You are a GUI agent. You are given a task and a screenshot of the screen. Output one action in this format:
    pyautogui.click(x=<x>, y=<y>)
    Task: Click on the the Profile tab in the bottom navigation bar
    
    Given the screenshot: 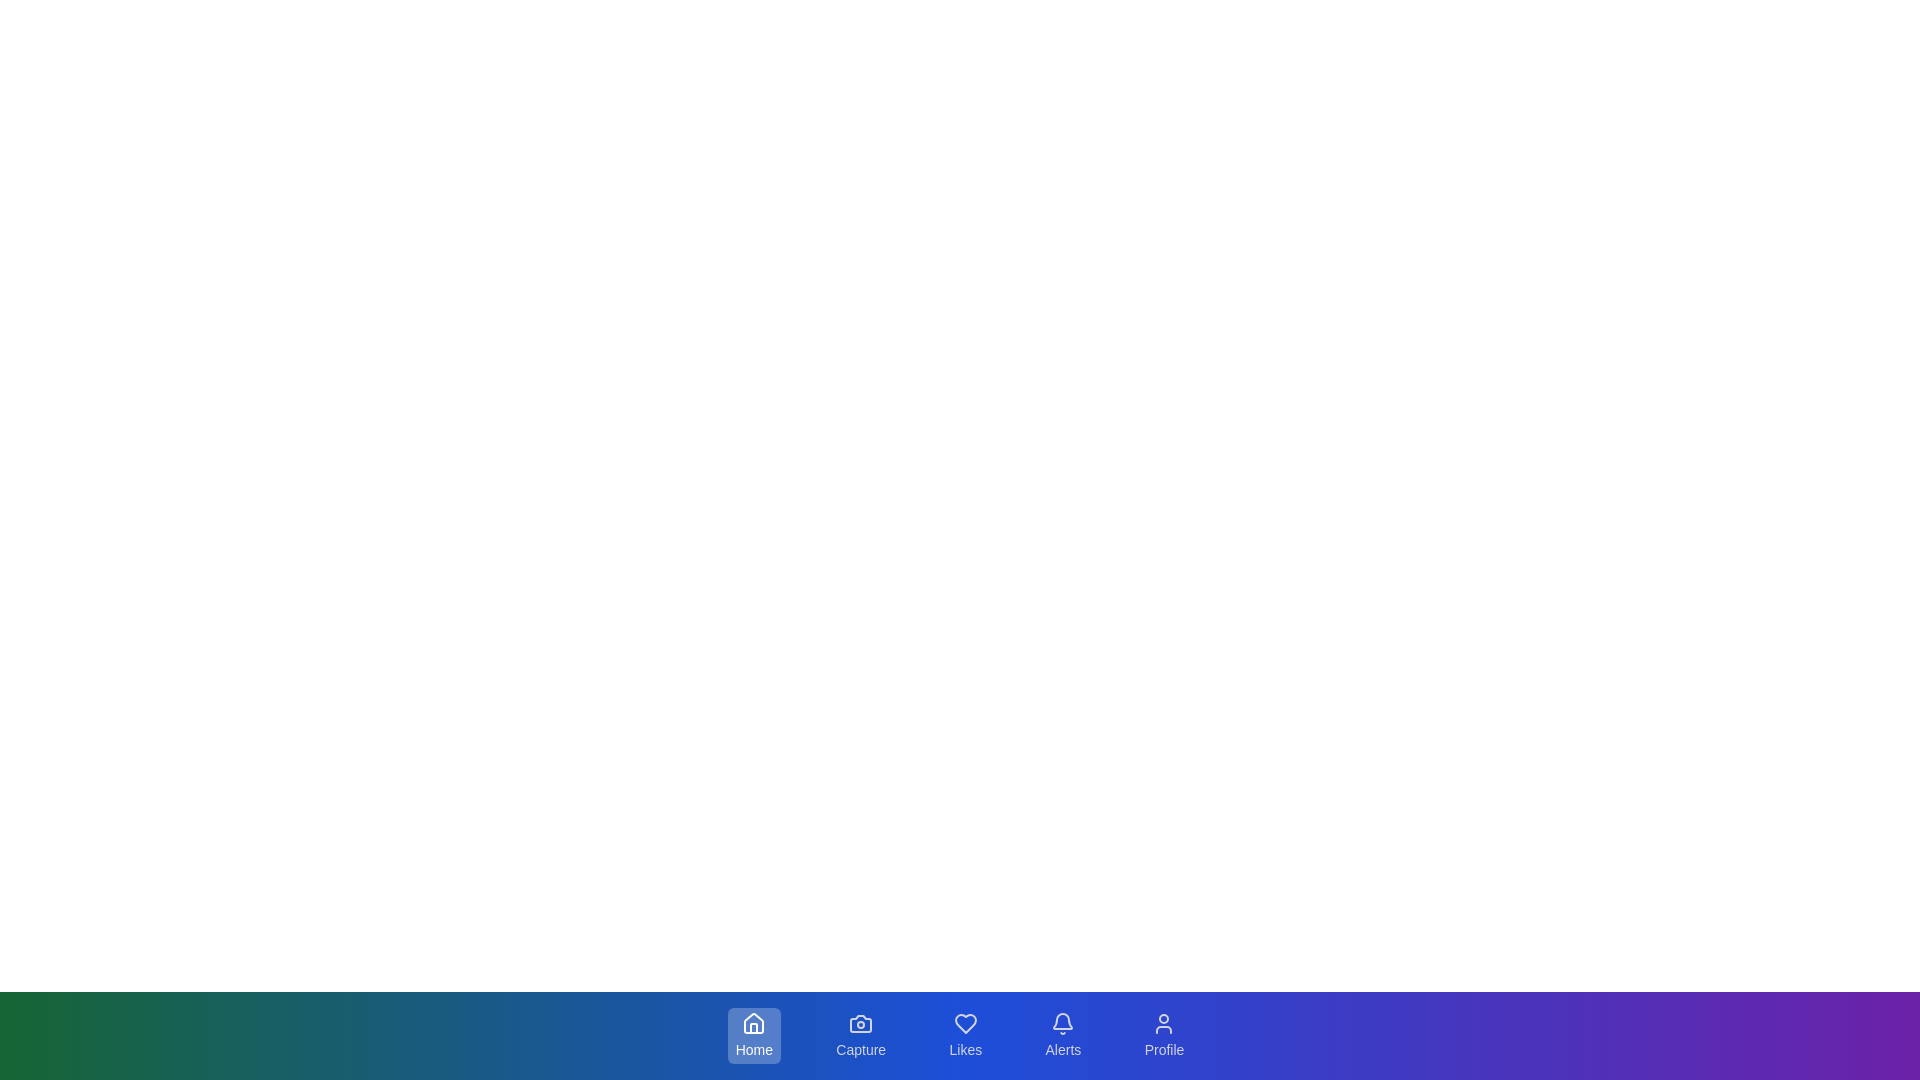 What is the action you would take?
    pyautogui.click(x=1163, y=1035)
    